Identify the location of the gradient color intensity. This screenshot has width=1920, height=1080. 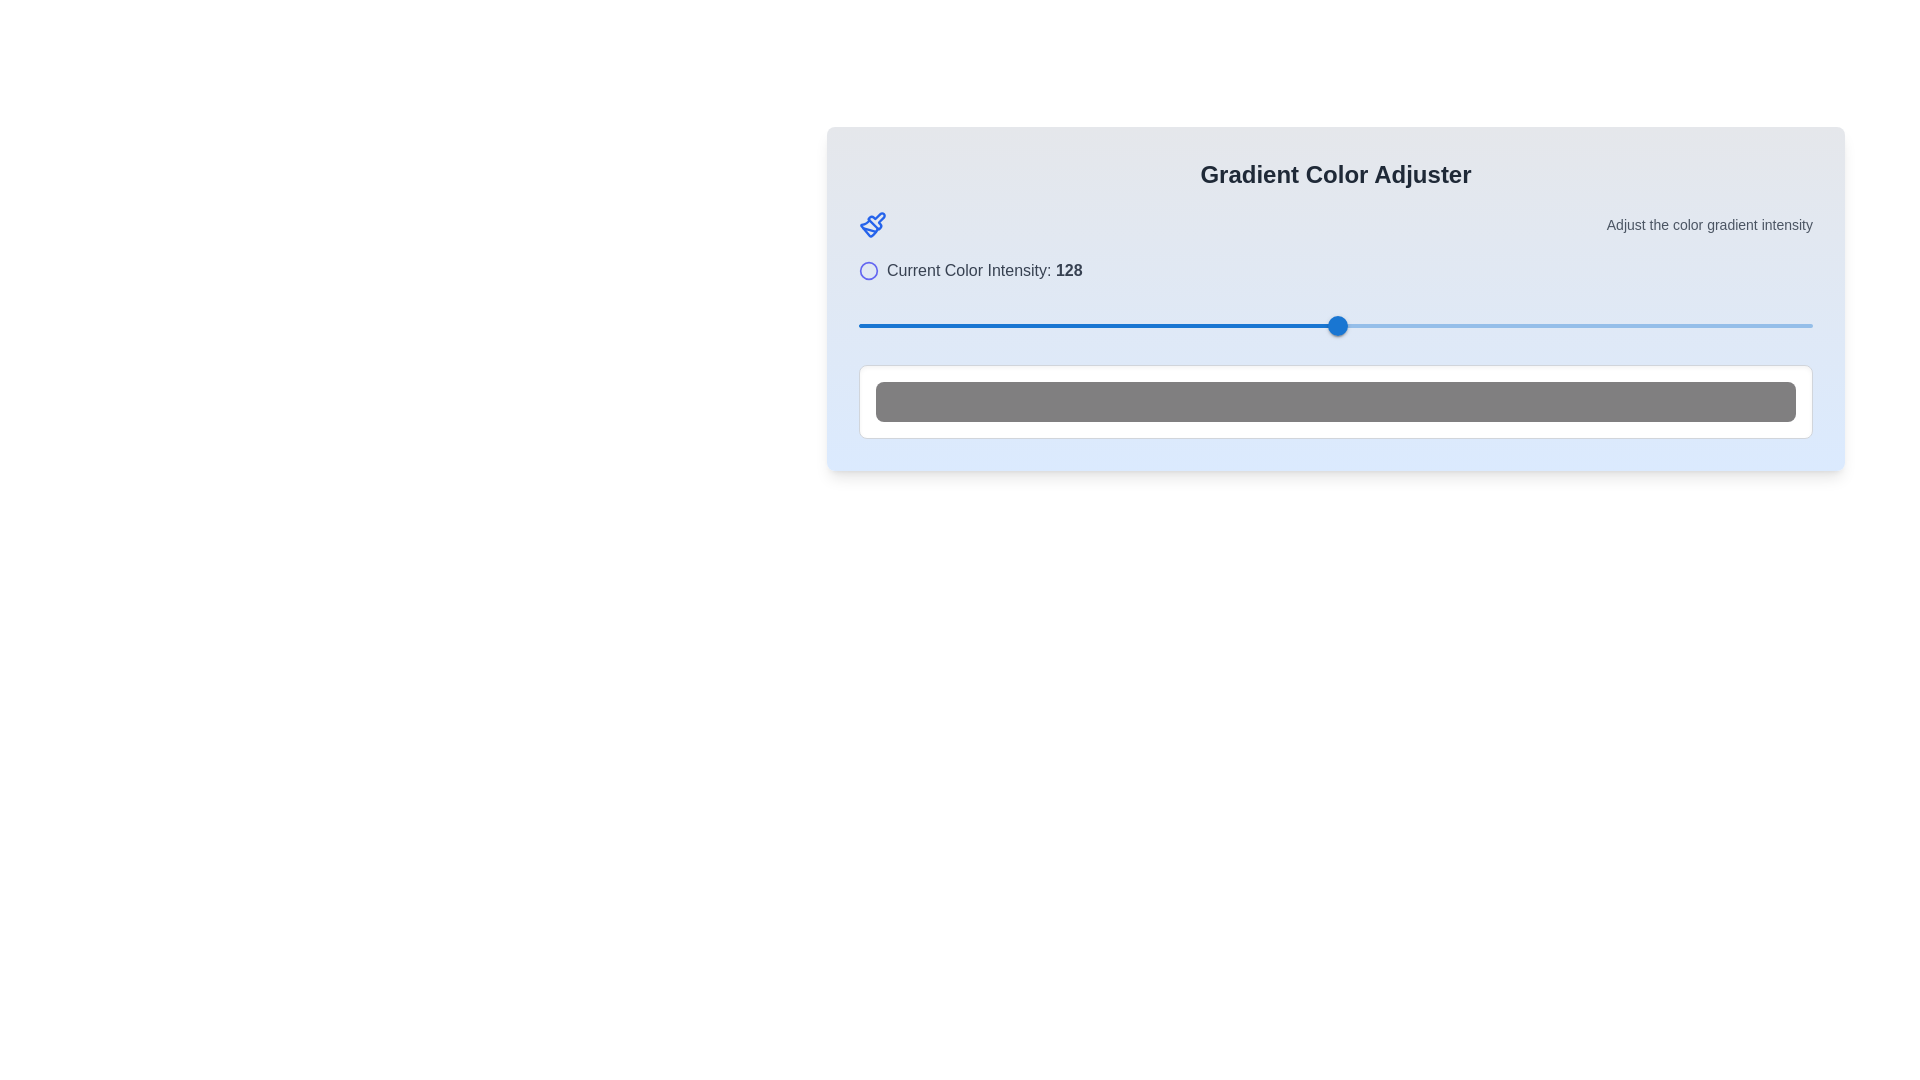
(940, 325).